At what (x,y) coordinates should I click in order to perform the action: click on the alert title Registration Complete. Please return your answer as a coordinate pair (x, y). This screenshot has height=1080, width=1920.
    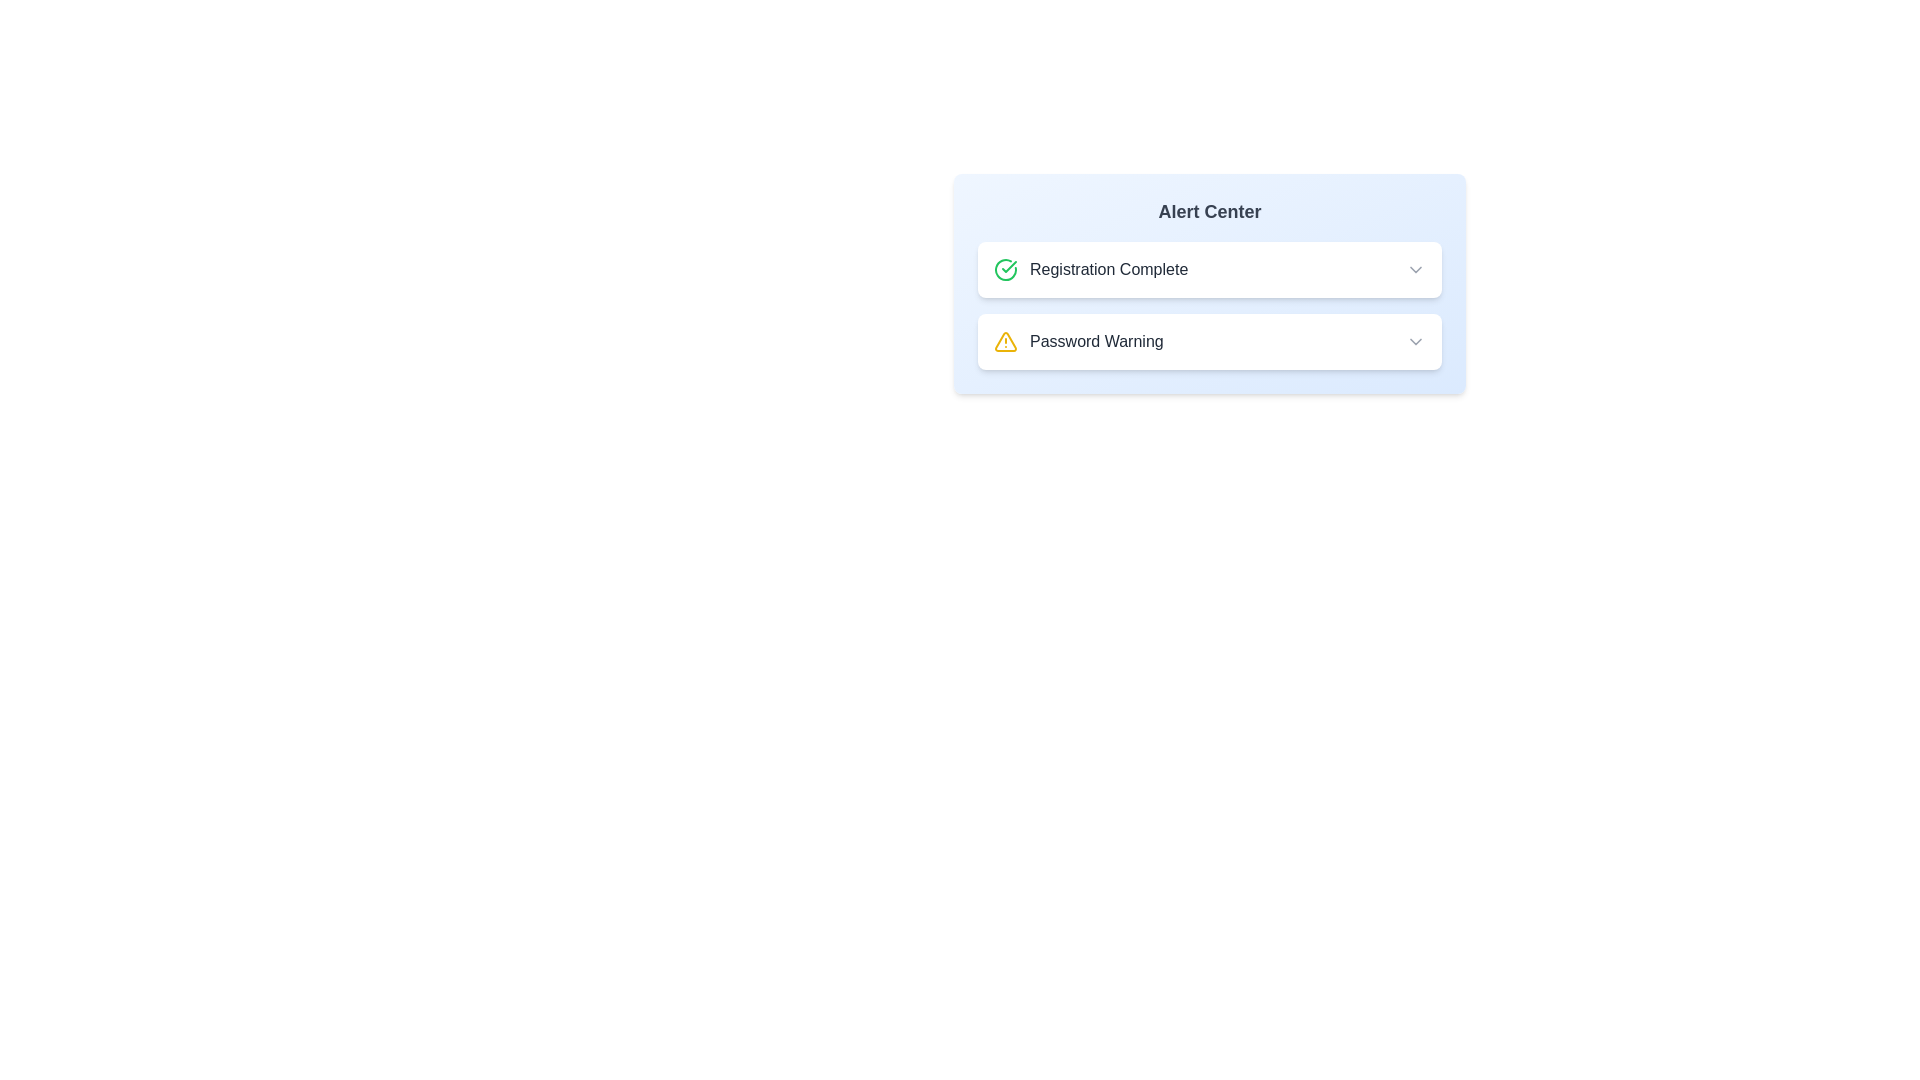
    Looking at the image, I should click on (1208, 270).